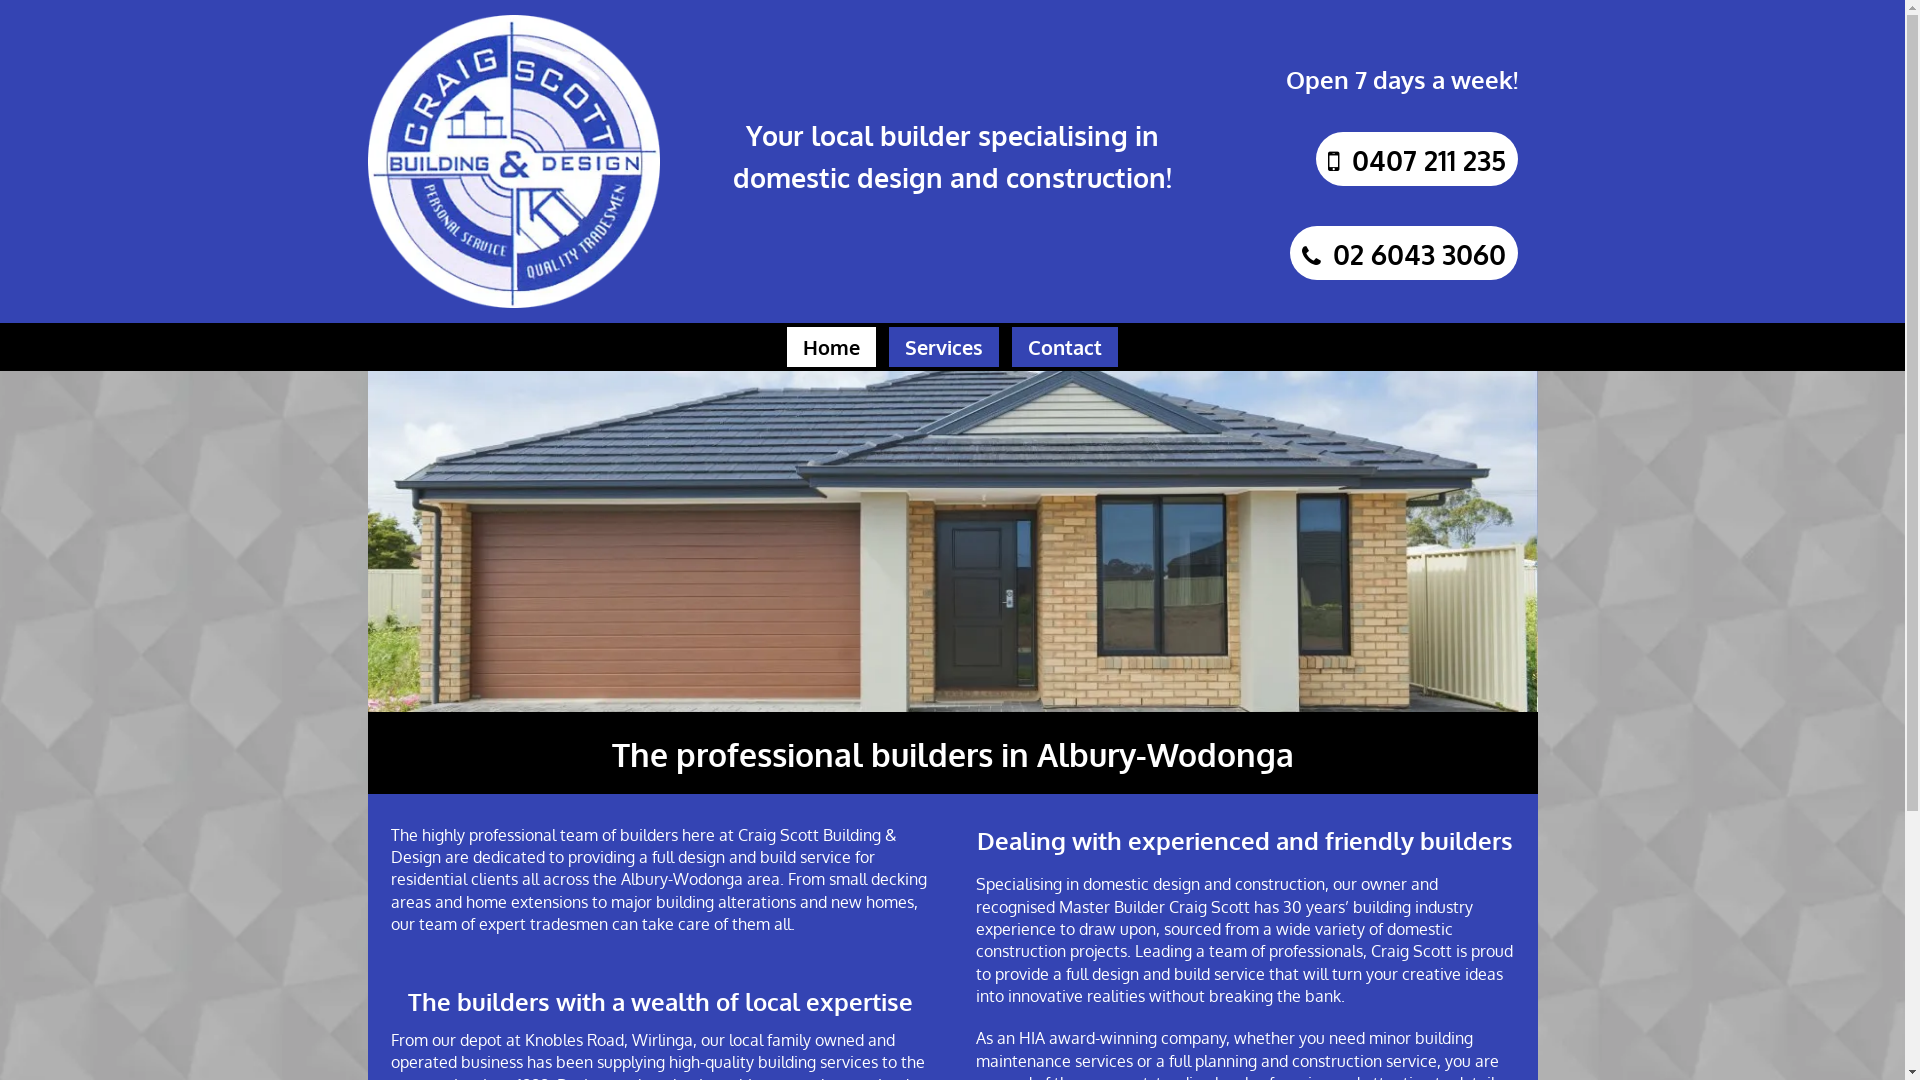 The image size is (1920, 1080). What do you see at coordinates (887, 345) in the screenshot?
I see `'Services'` at bounding box center [887, 345].